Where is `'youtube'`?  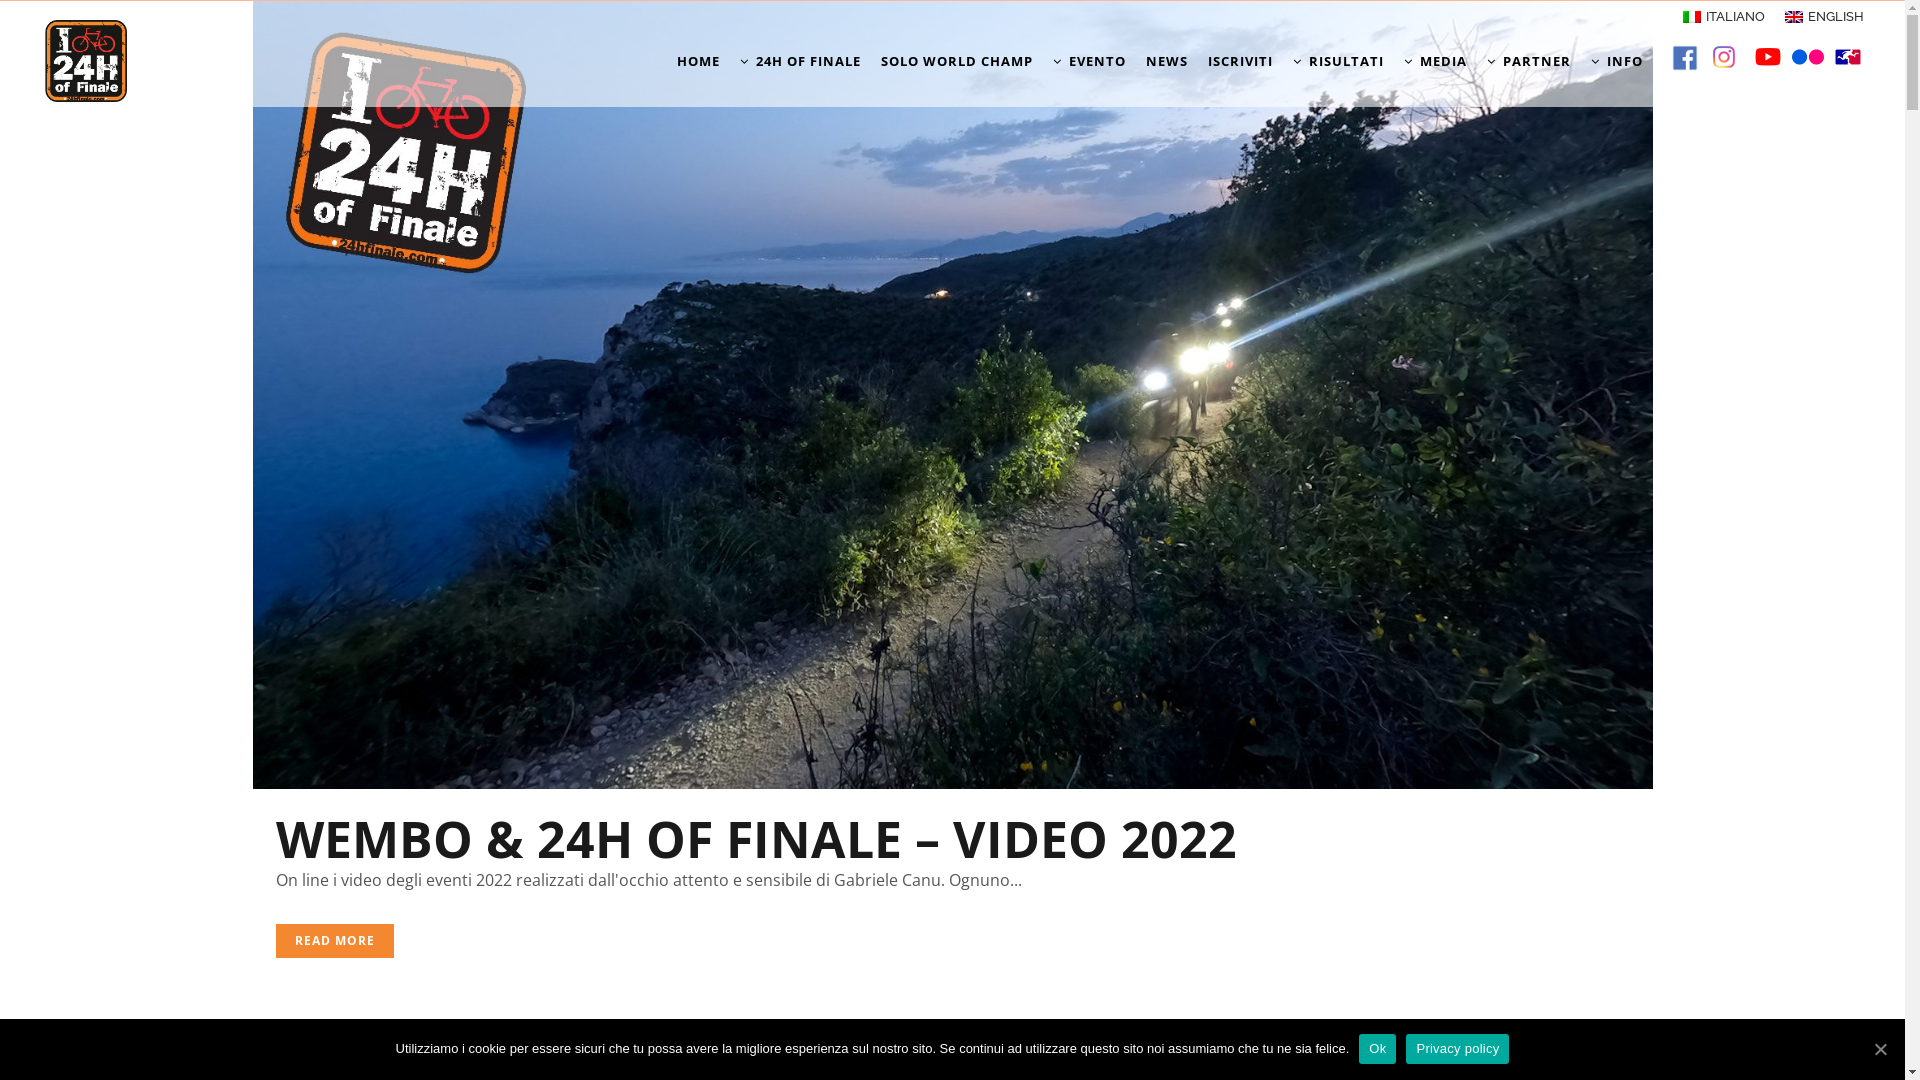
'youtube' is located at coordinates (1767, 56).